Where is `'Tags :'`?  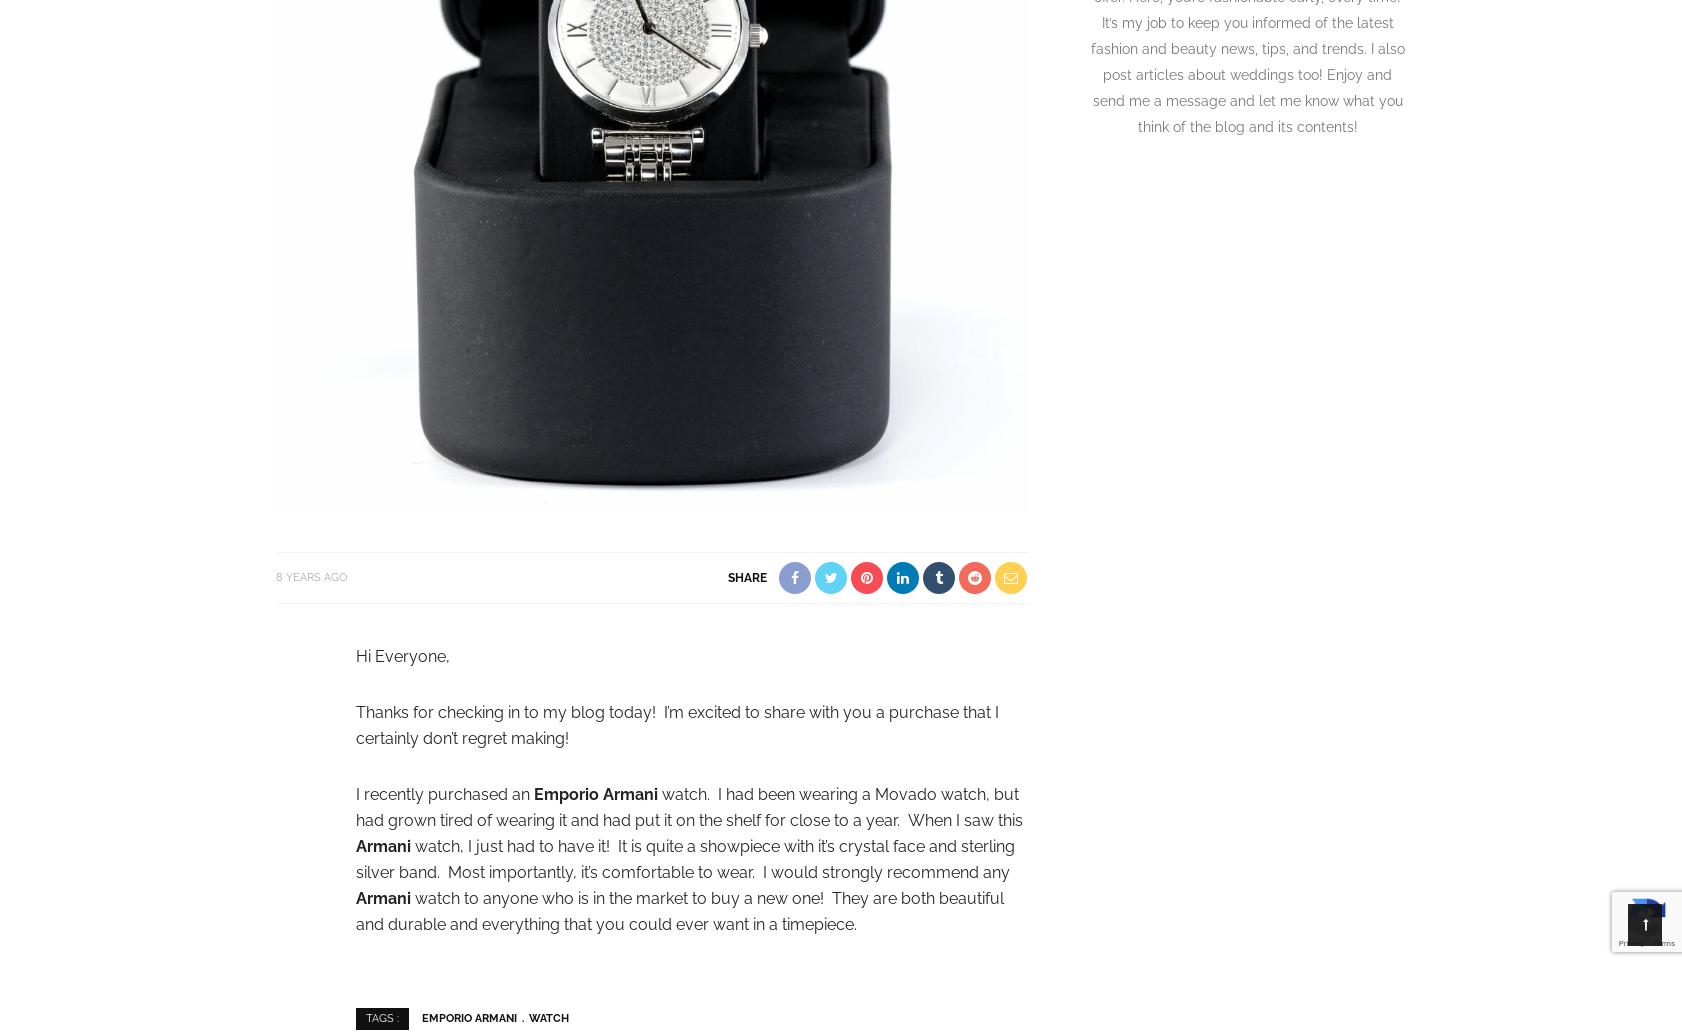
'Tags :' is located at coordinates (381, 1017).